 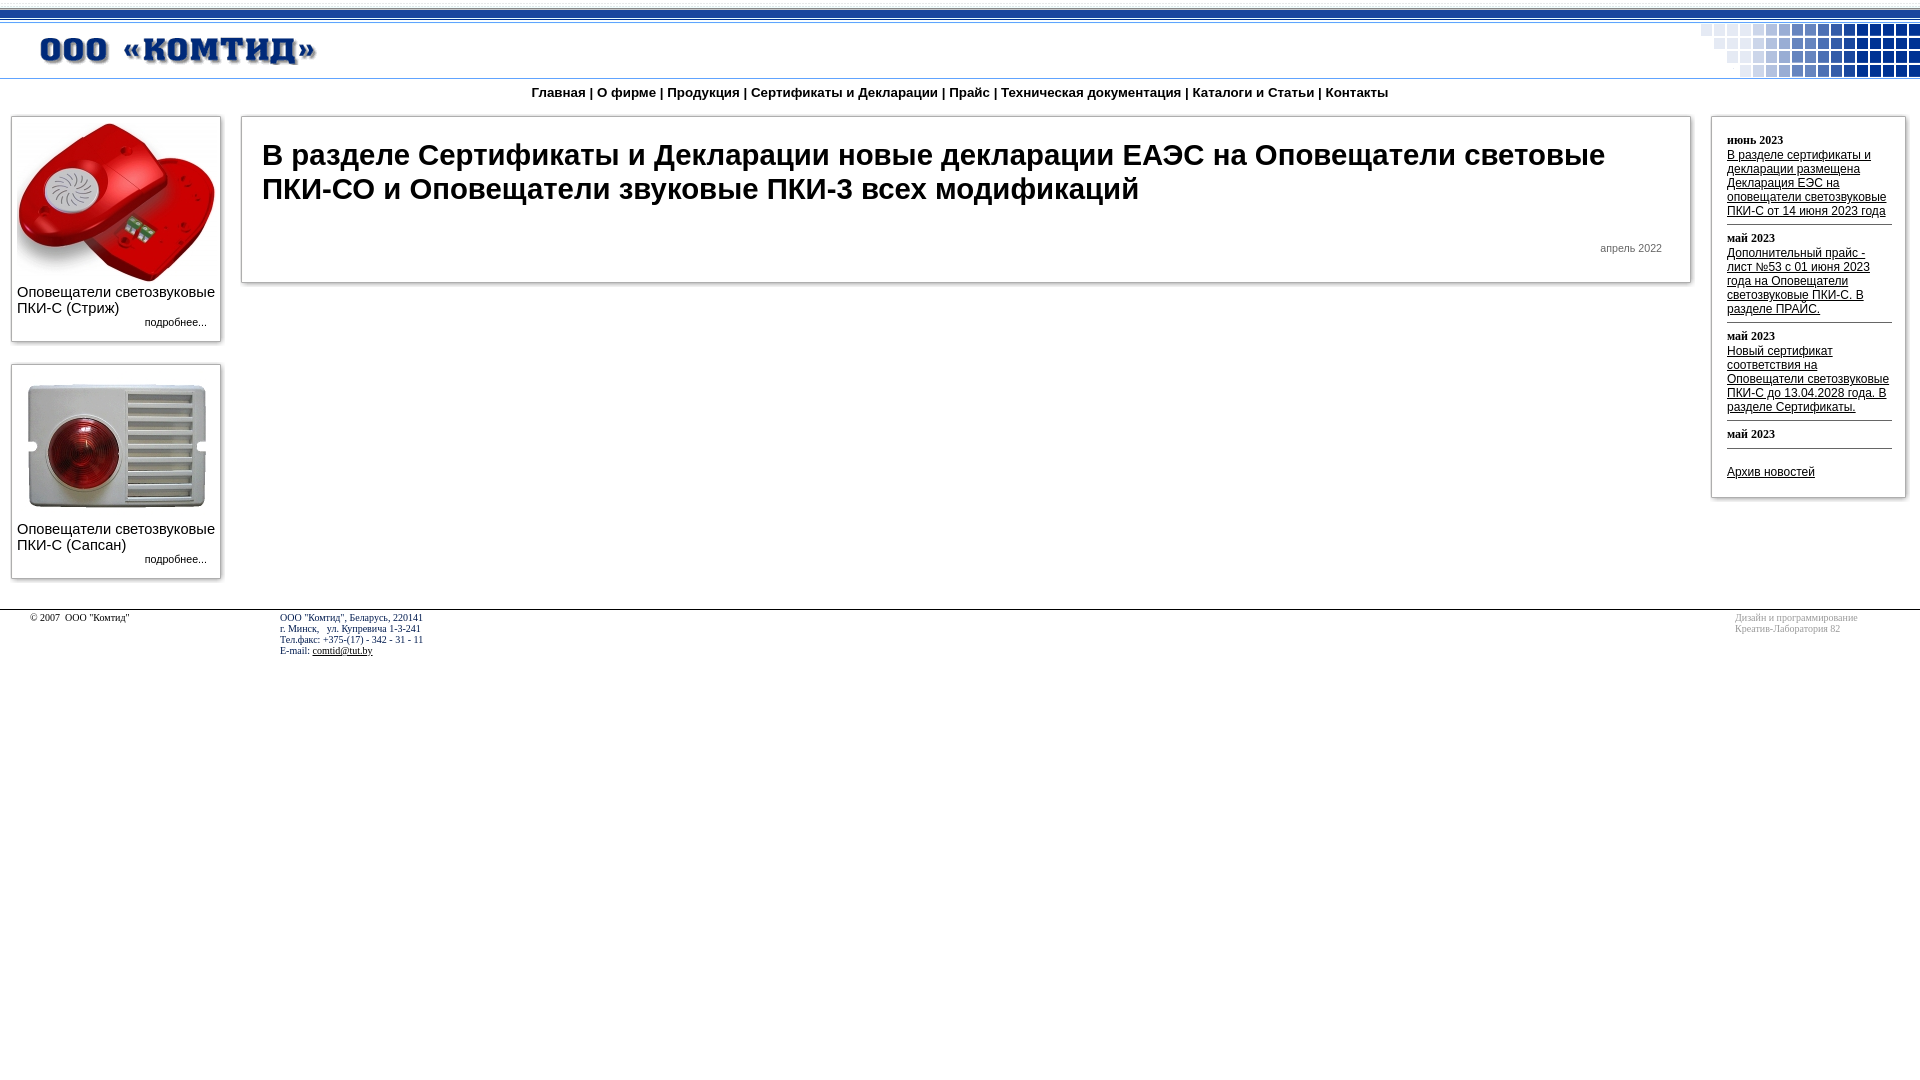 What do you see at coordinates (341, 650) in the screenshot?
I see `'comtid@tut.by'` at bounding box center [341, 650].